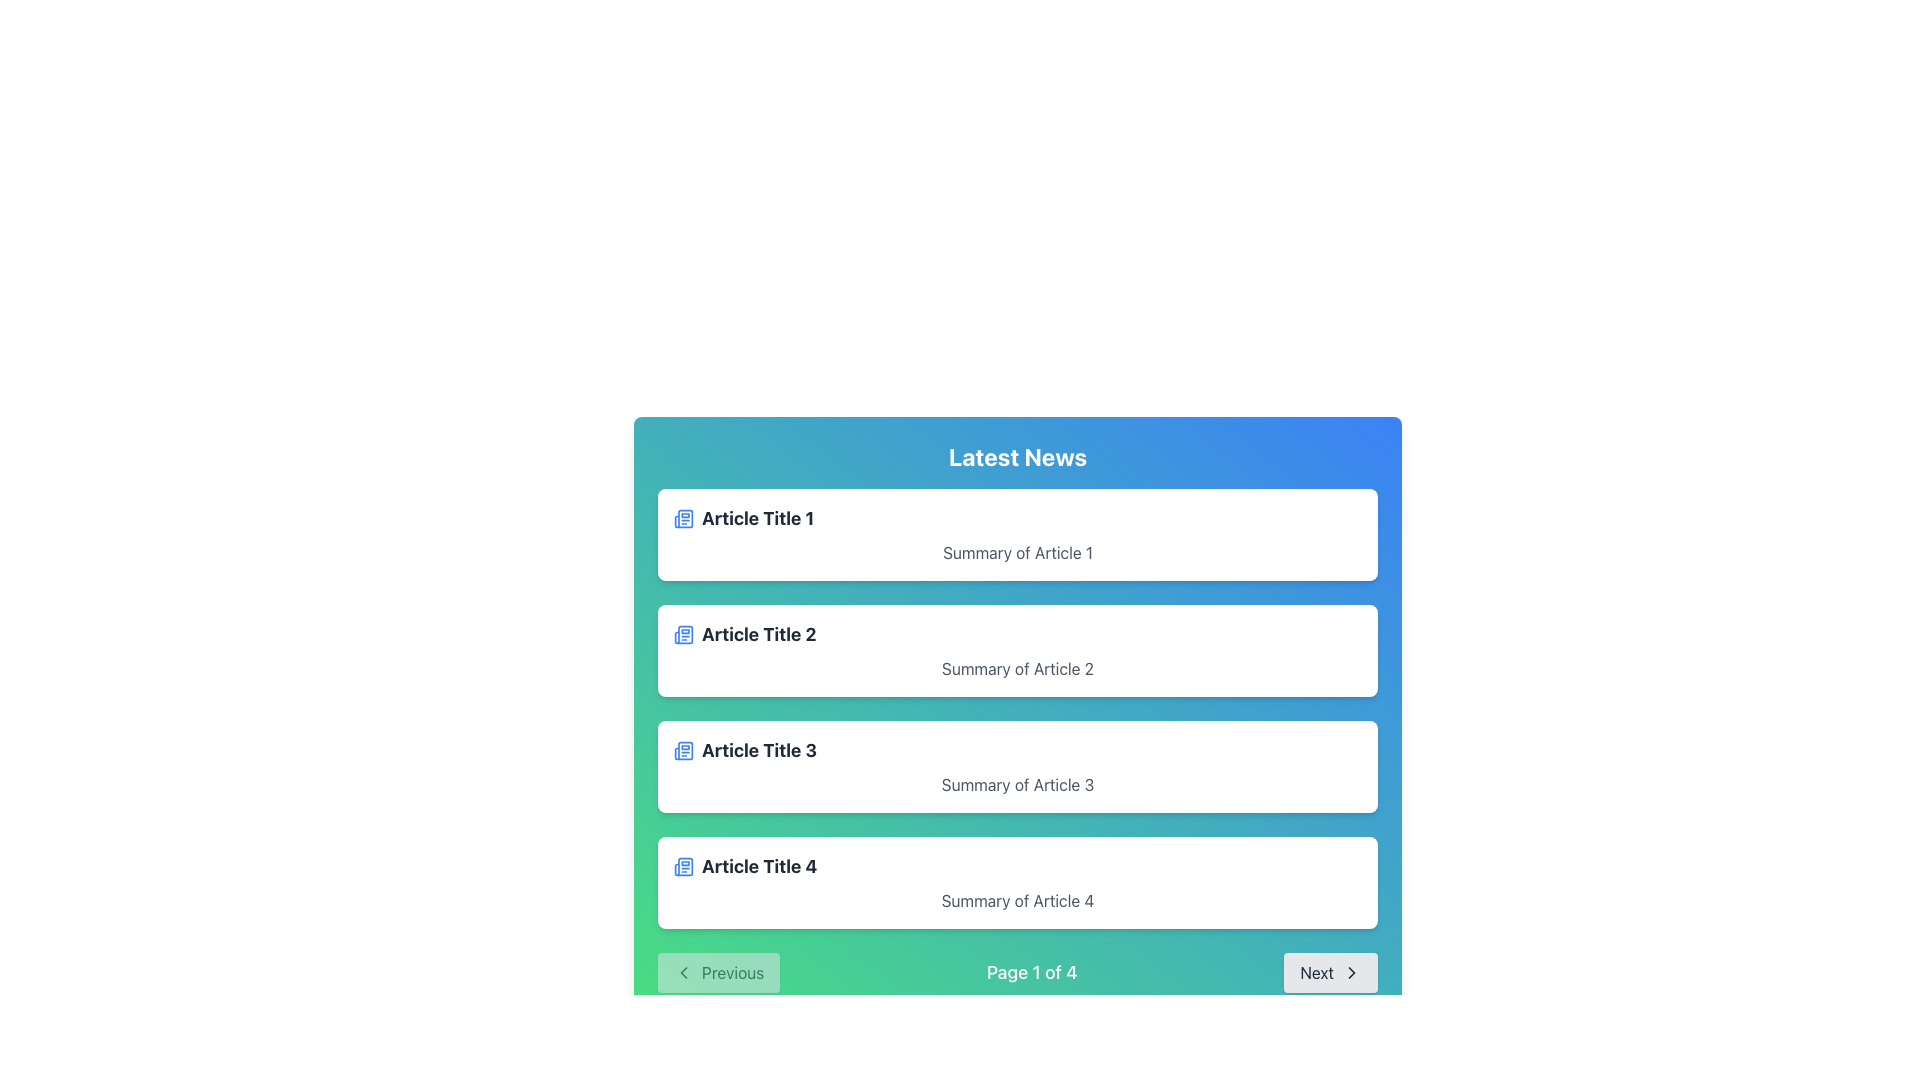  I want to click on the left-facing chevron within the 'Previous' button, so click(684, 971).